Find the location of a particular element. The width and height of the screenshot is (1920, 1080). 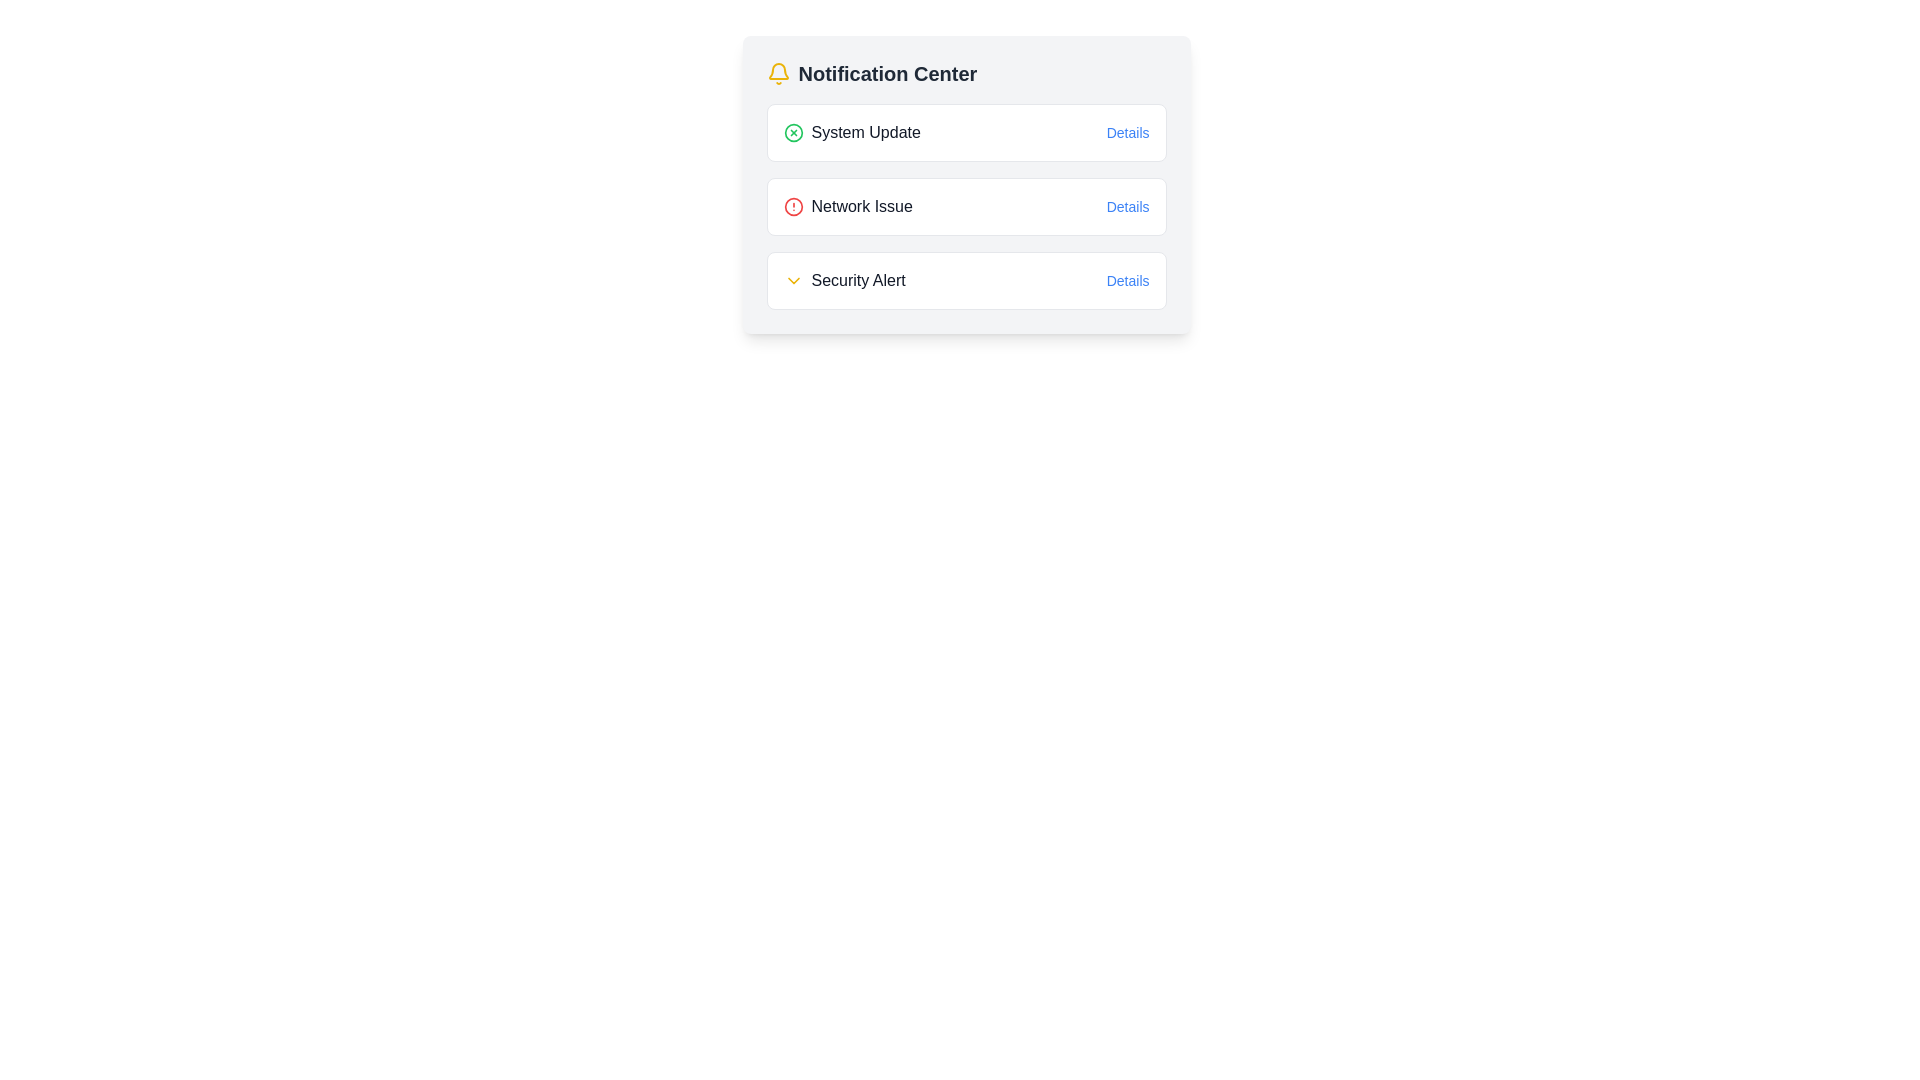

the hyperlink/button located at the right end of the 'Security Alert' notification entry is located at coordinates (1128, 281).